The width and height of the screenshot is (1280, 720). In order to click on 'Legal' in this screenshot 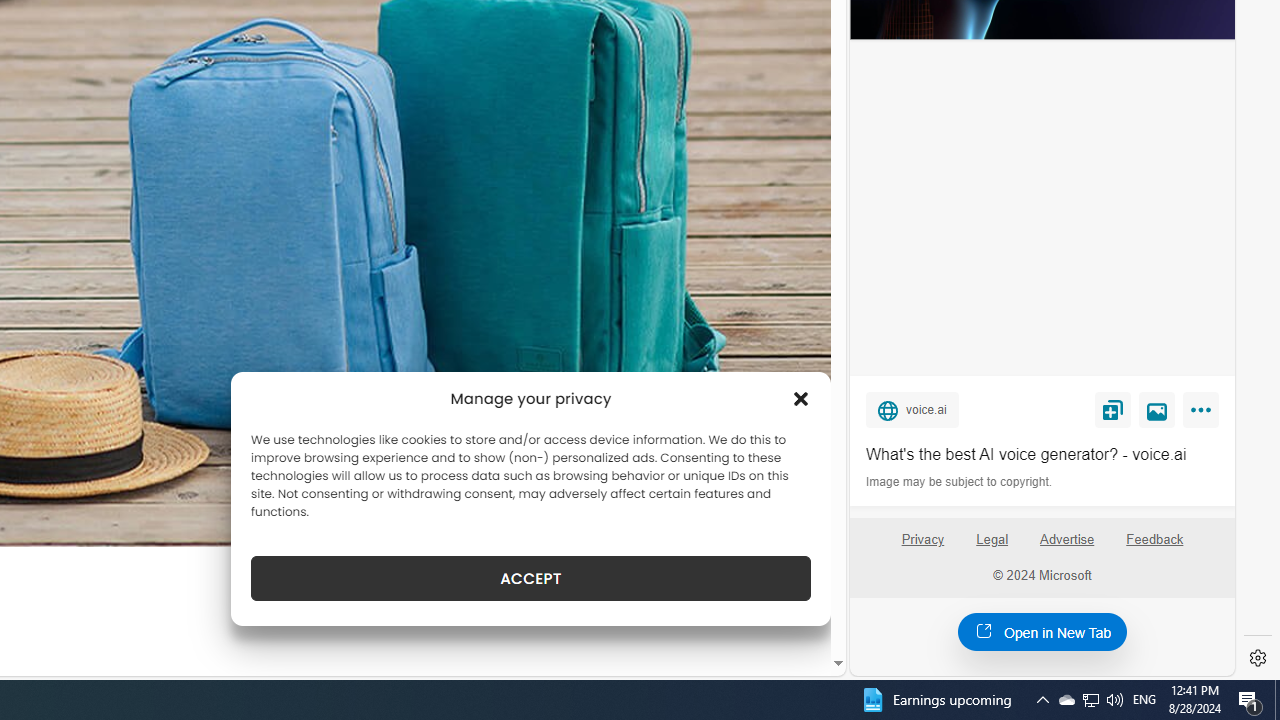, I will do `click(992, 538)`.